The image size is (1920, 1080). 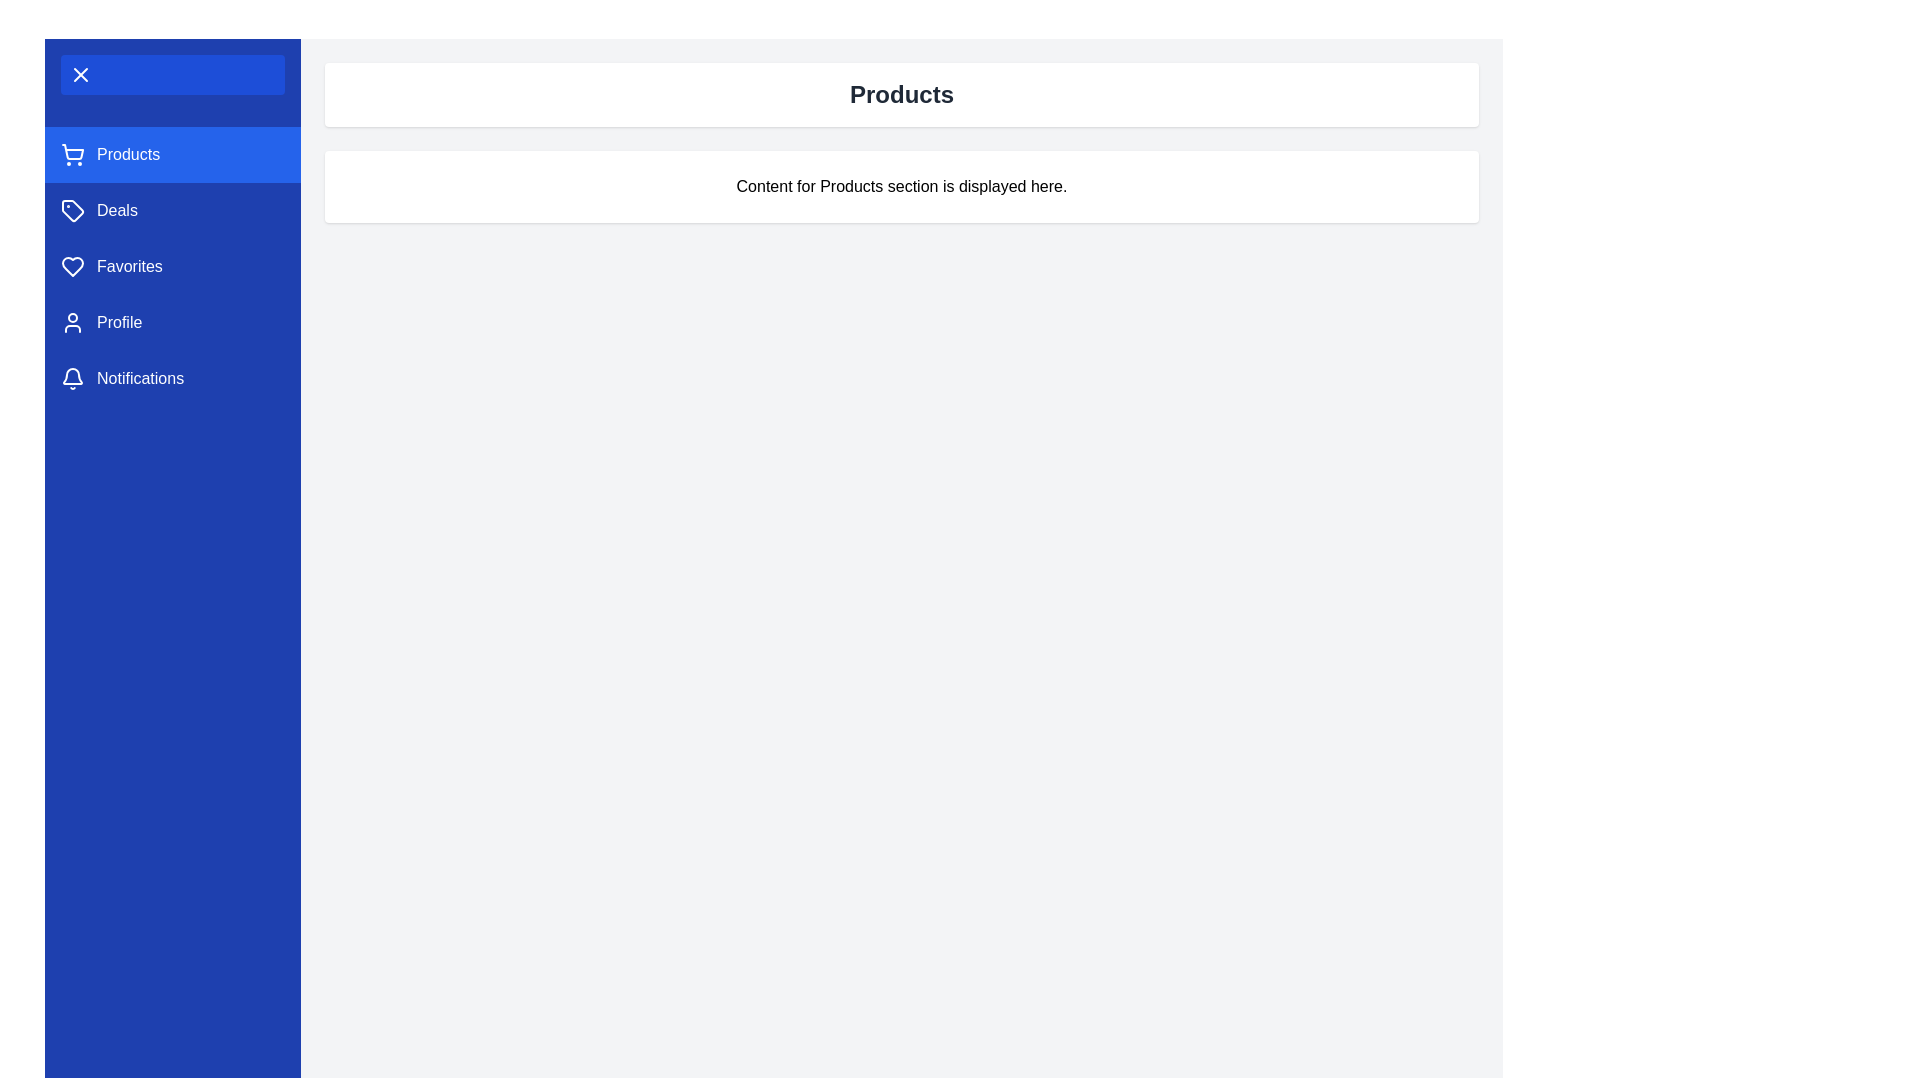 What do you see at coordinates (72, 265) in the screenshot?
I see `the heart icon located in the left sidebar next to the 'Favorites' text` at bounding box center [72, 265].